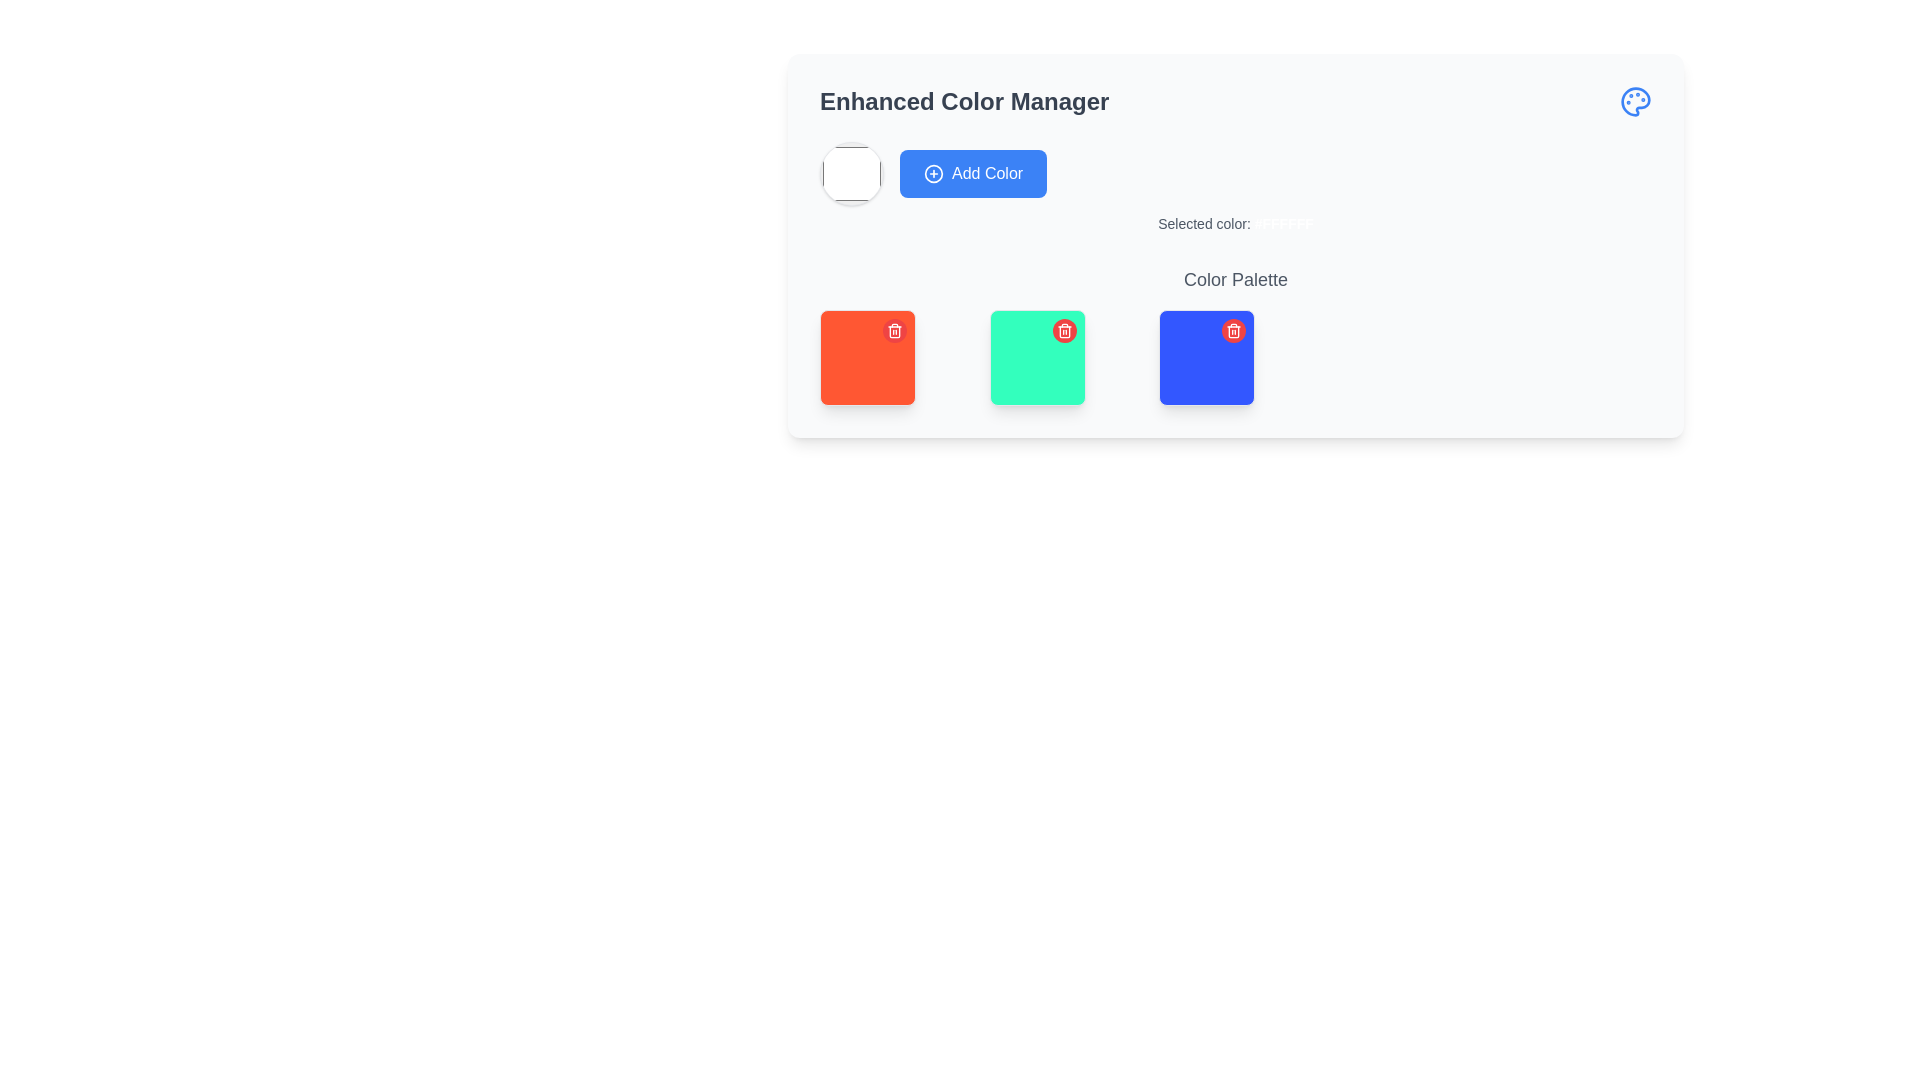 Image resolution: width=1920 pixels, height=1080 pixels. What do you see at coordinates (1037, 357) in the screenshot?
I see `the interactive light green color tile with a remove button` at bounding box center [1037, 357].